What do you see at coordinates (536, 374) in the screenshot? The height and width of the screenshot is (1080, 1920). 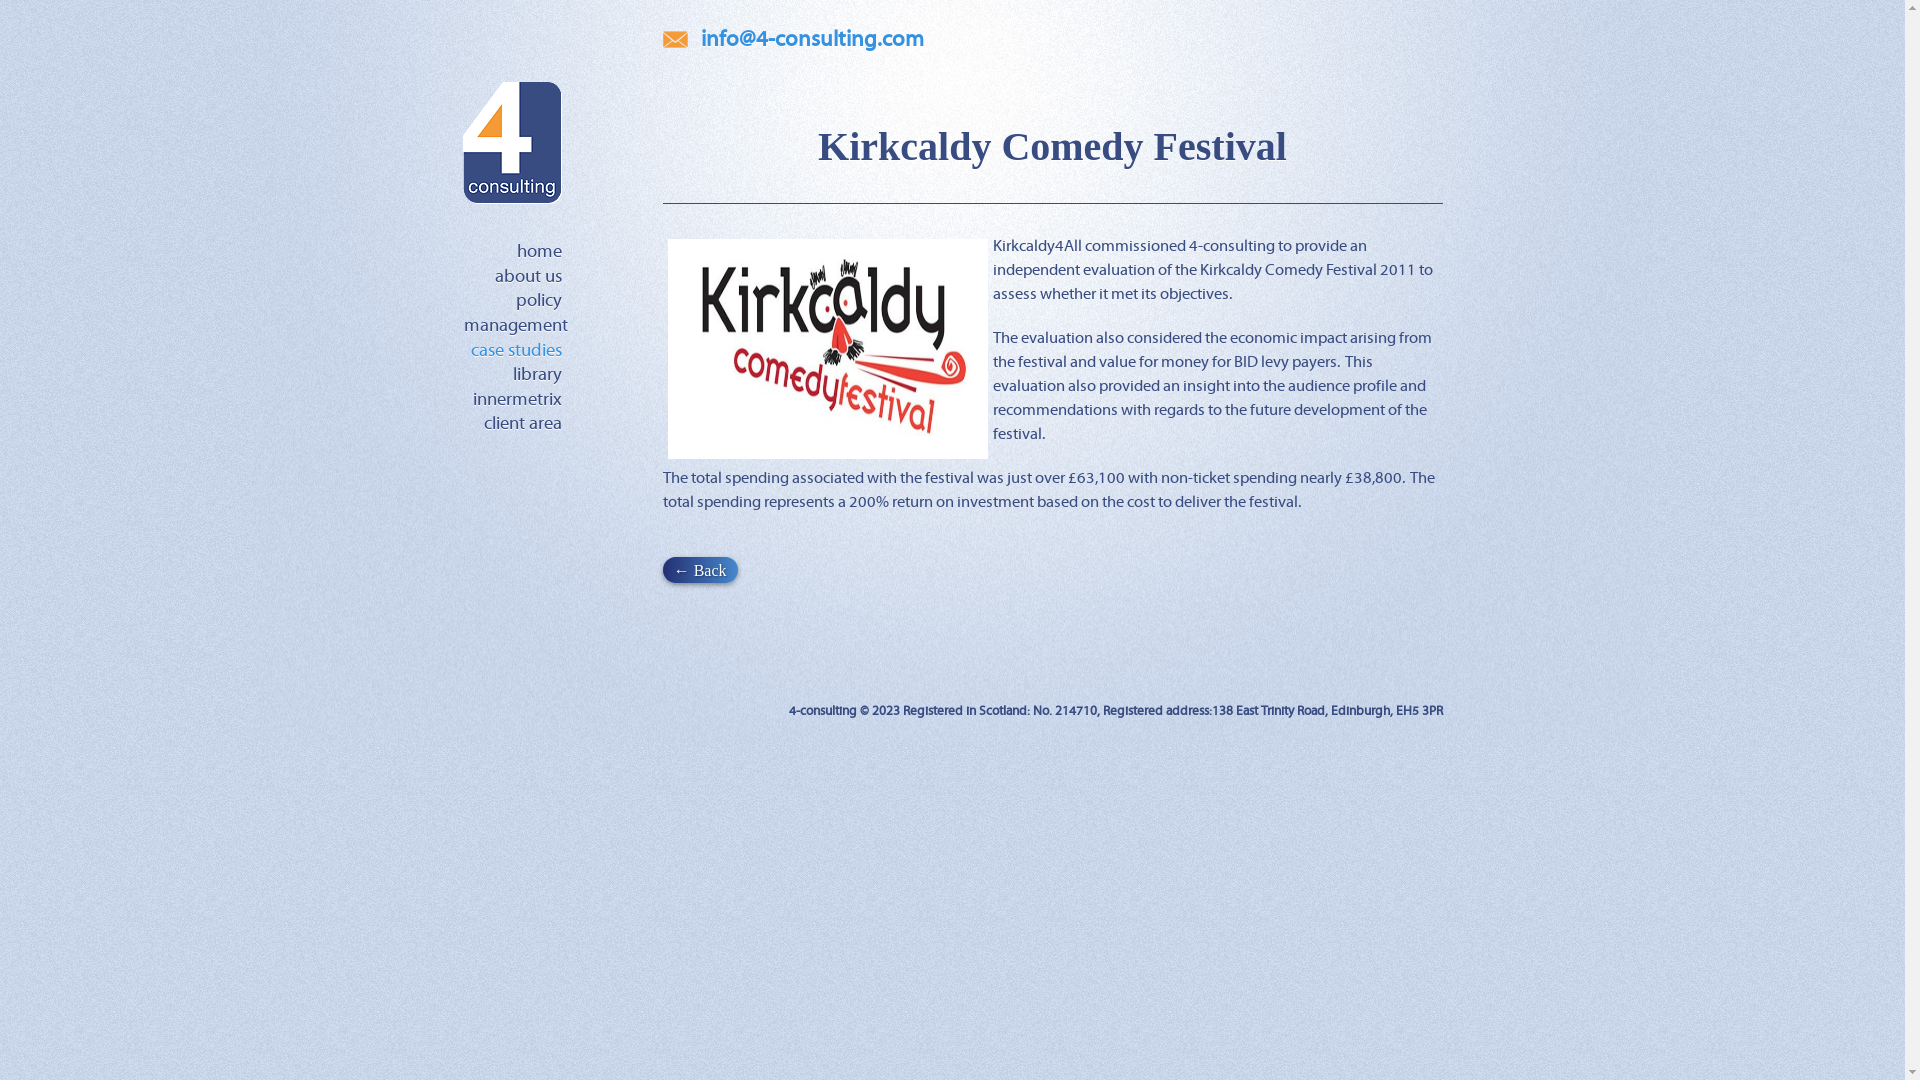 I see `'library'` at bounding box center [536, 374].